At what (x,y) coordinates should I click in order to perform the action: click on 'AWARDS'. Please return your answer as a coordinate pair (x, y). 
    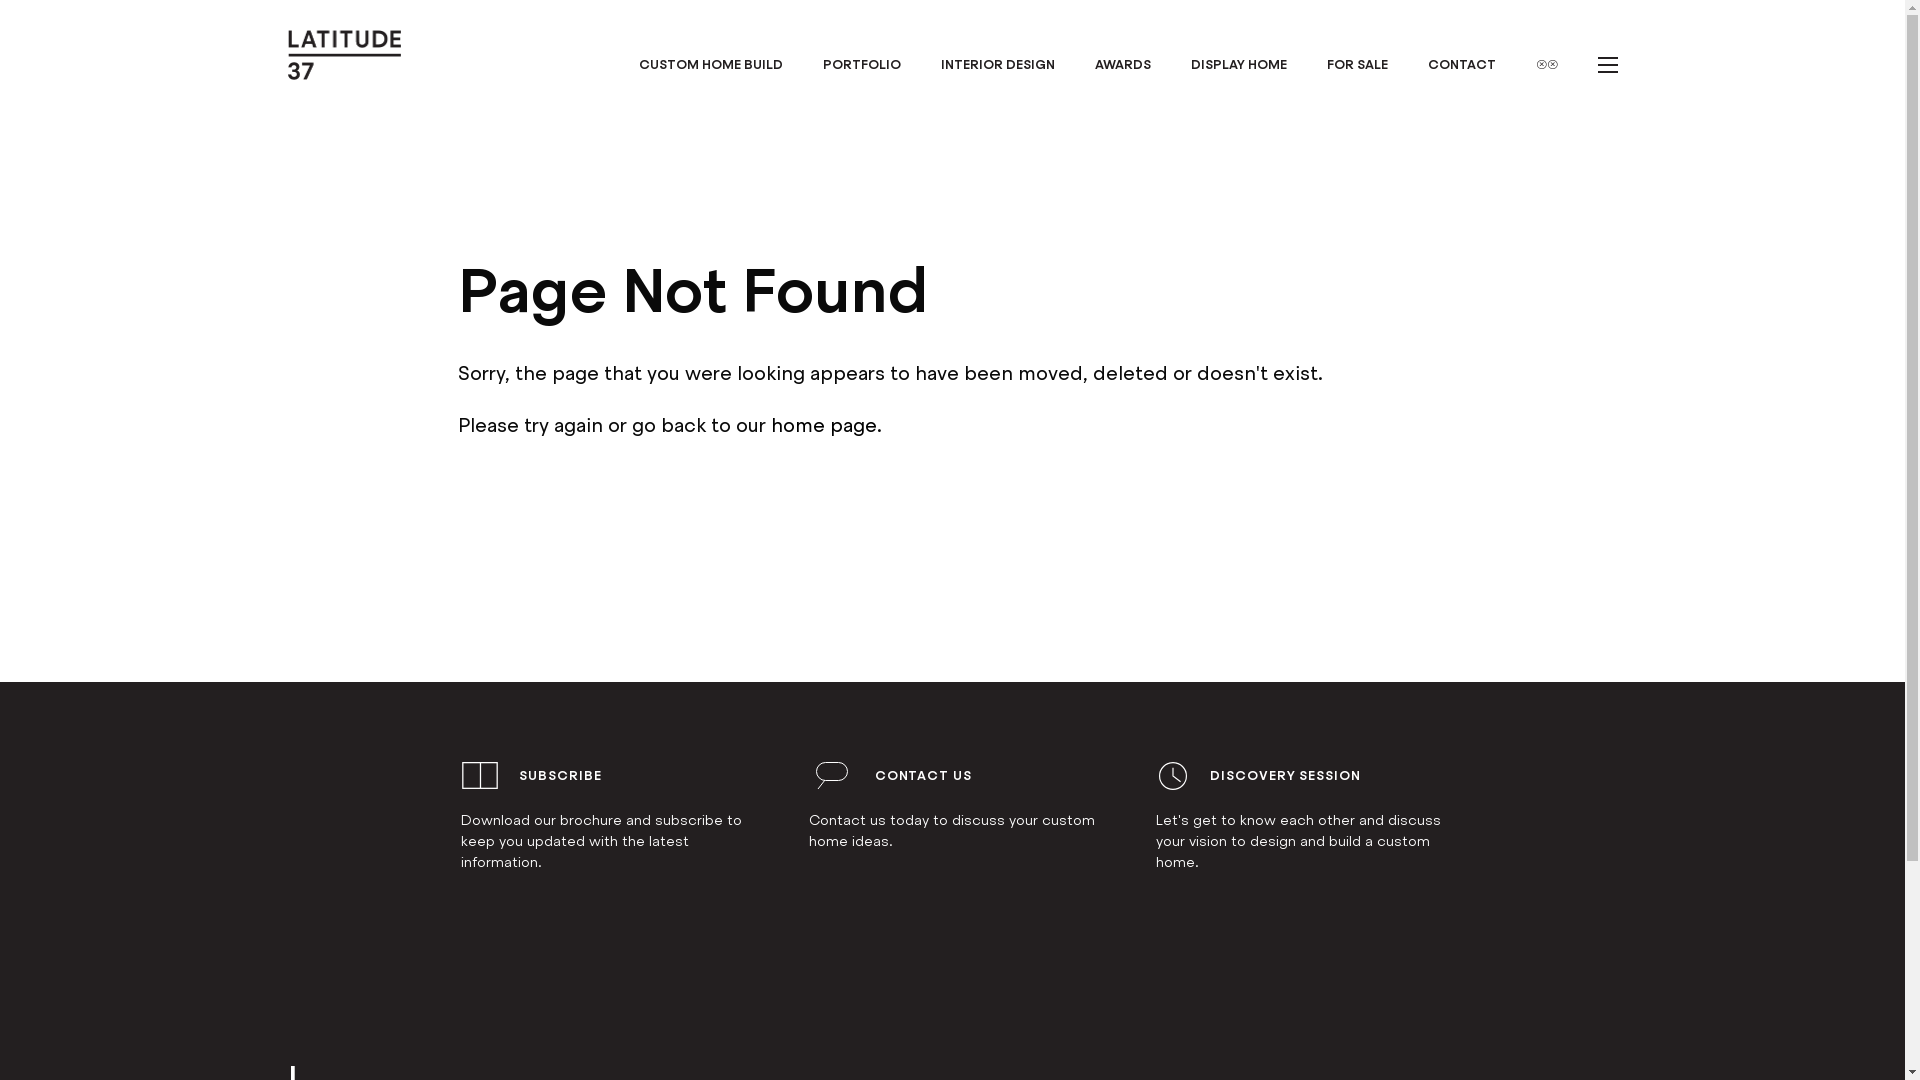
    Looking at the image, I should click on (1122, 64).